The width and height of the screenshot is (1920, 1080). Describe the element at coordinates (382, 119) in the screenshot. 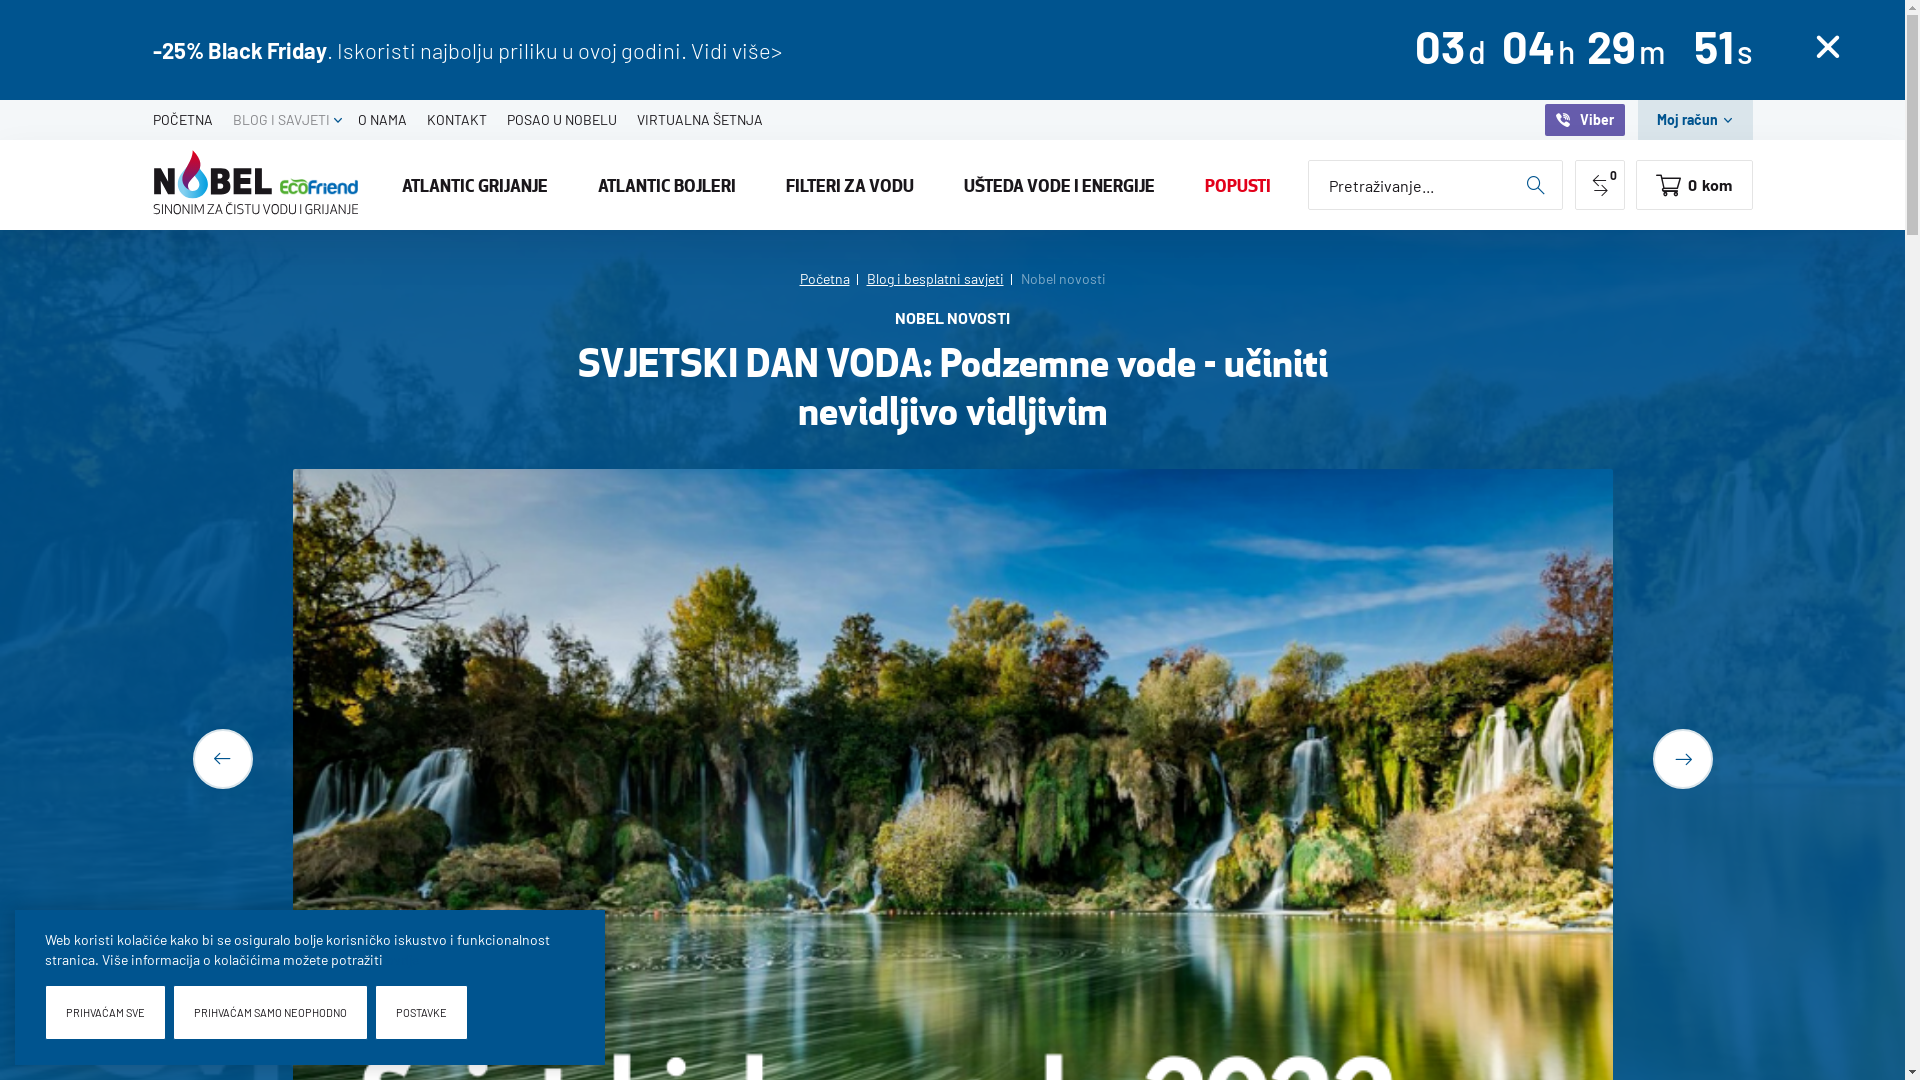

I see `'O NAMA'` at that location.